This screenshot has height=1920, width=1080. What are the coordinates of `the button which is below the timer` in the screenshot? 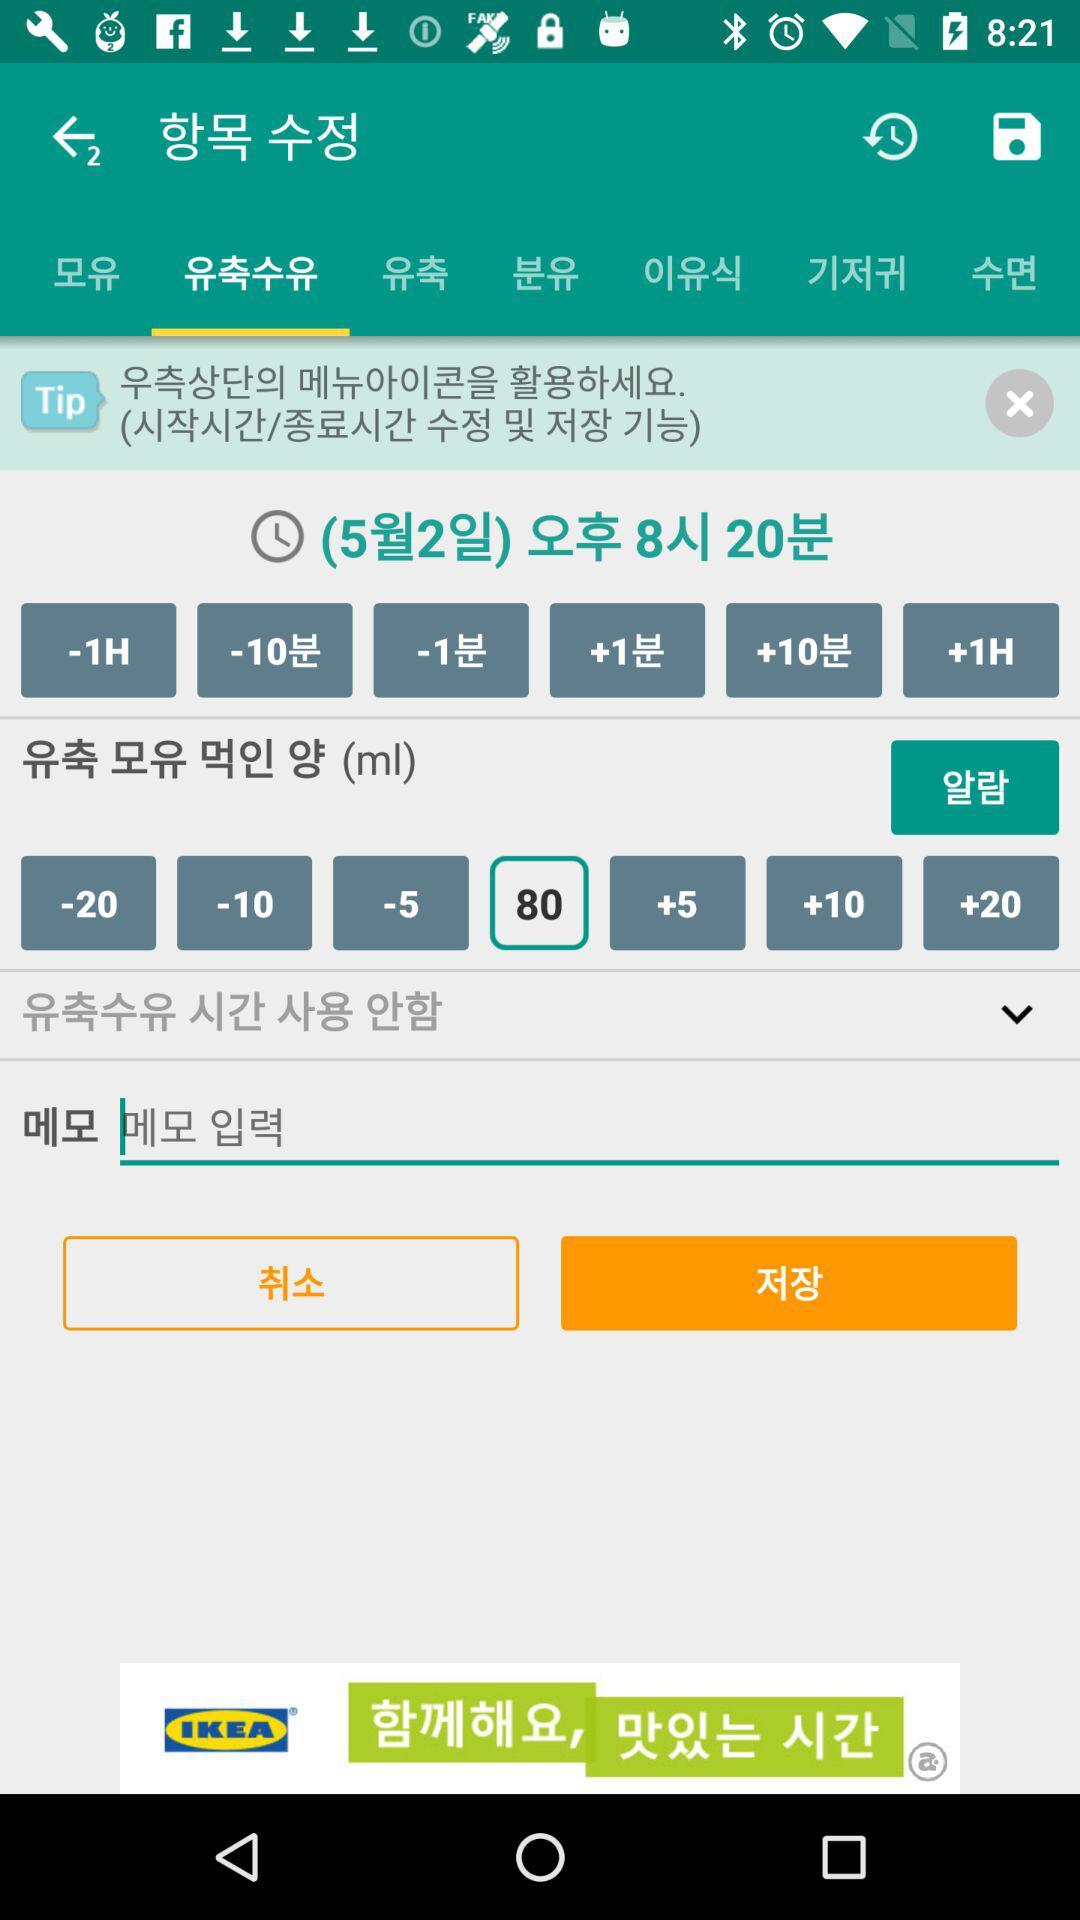 It's located at (855, 272).